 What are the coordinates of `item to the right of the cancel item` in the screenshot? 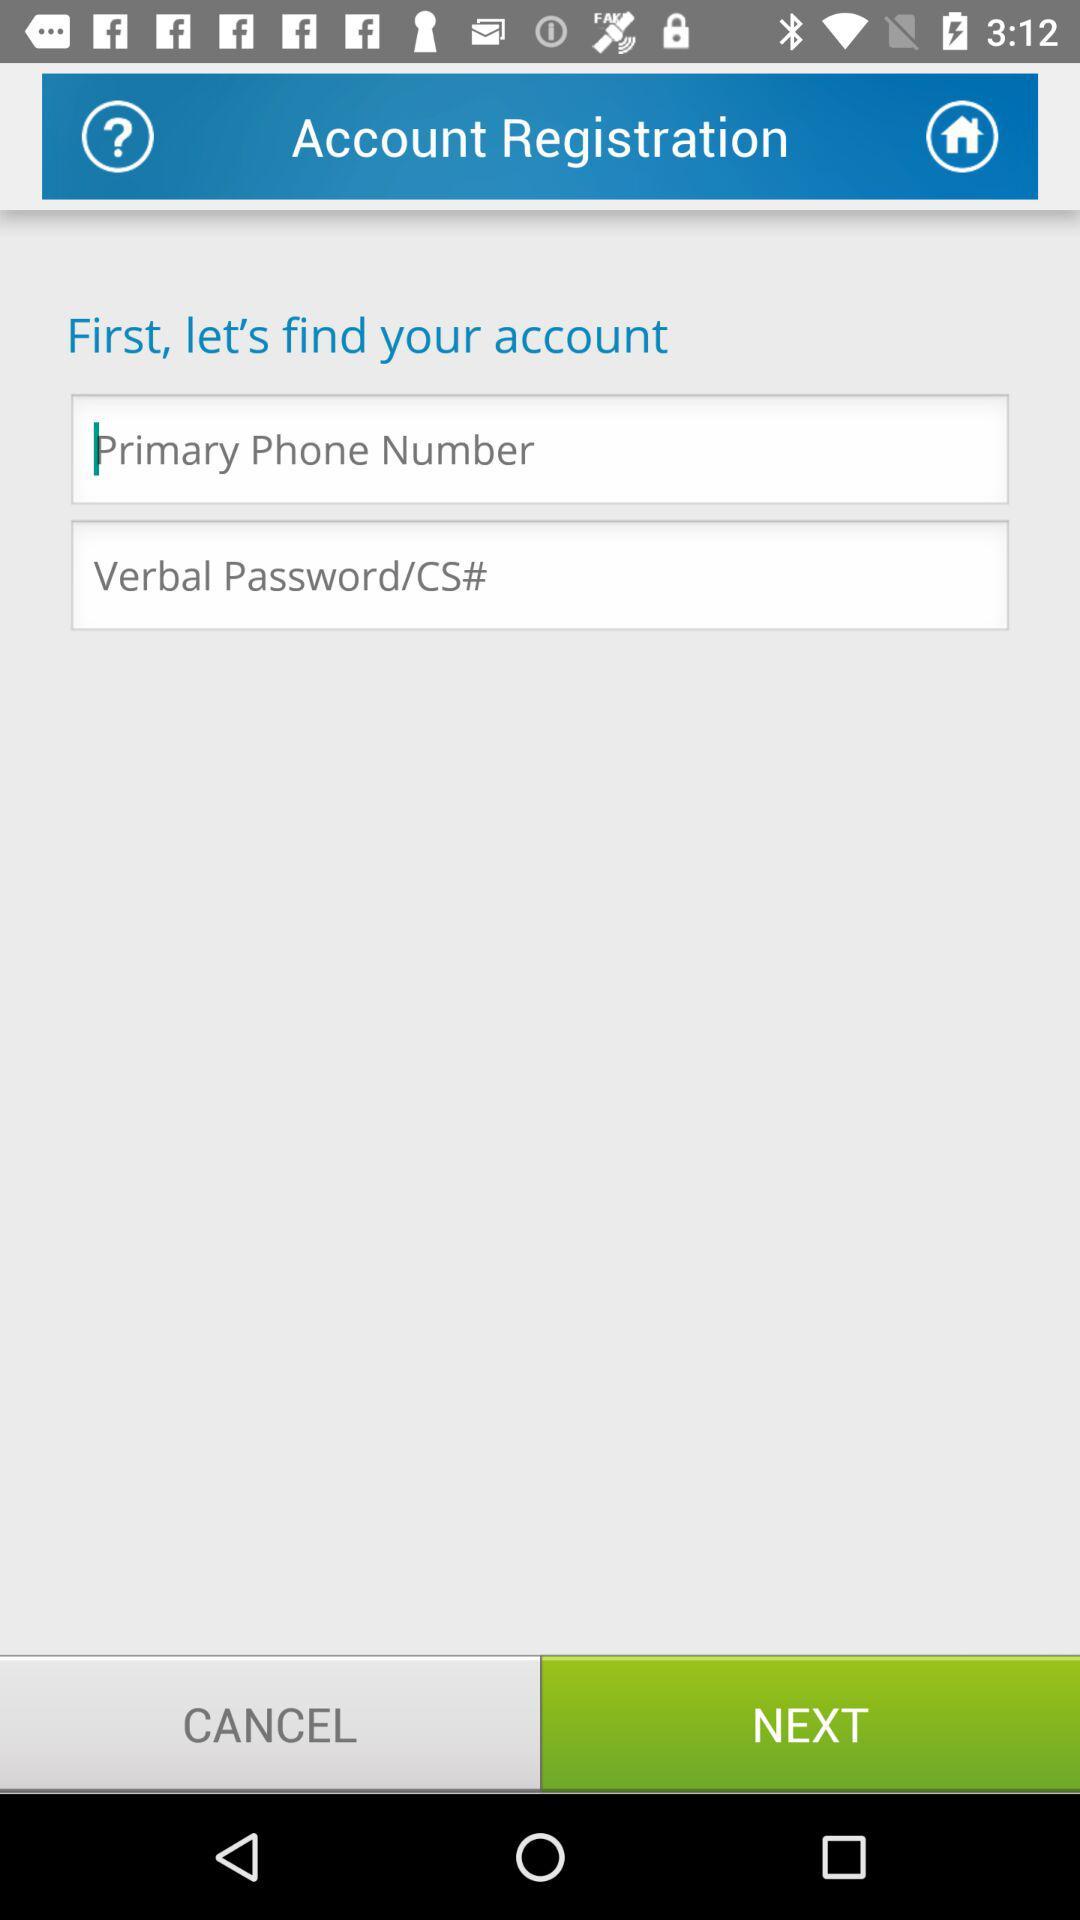 It's located at (810, 1722).